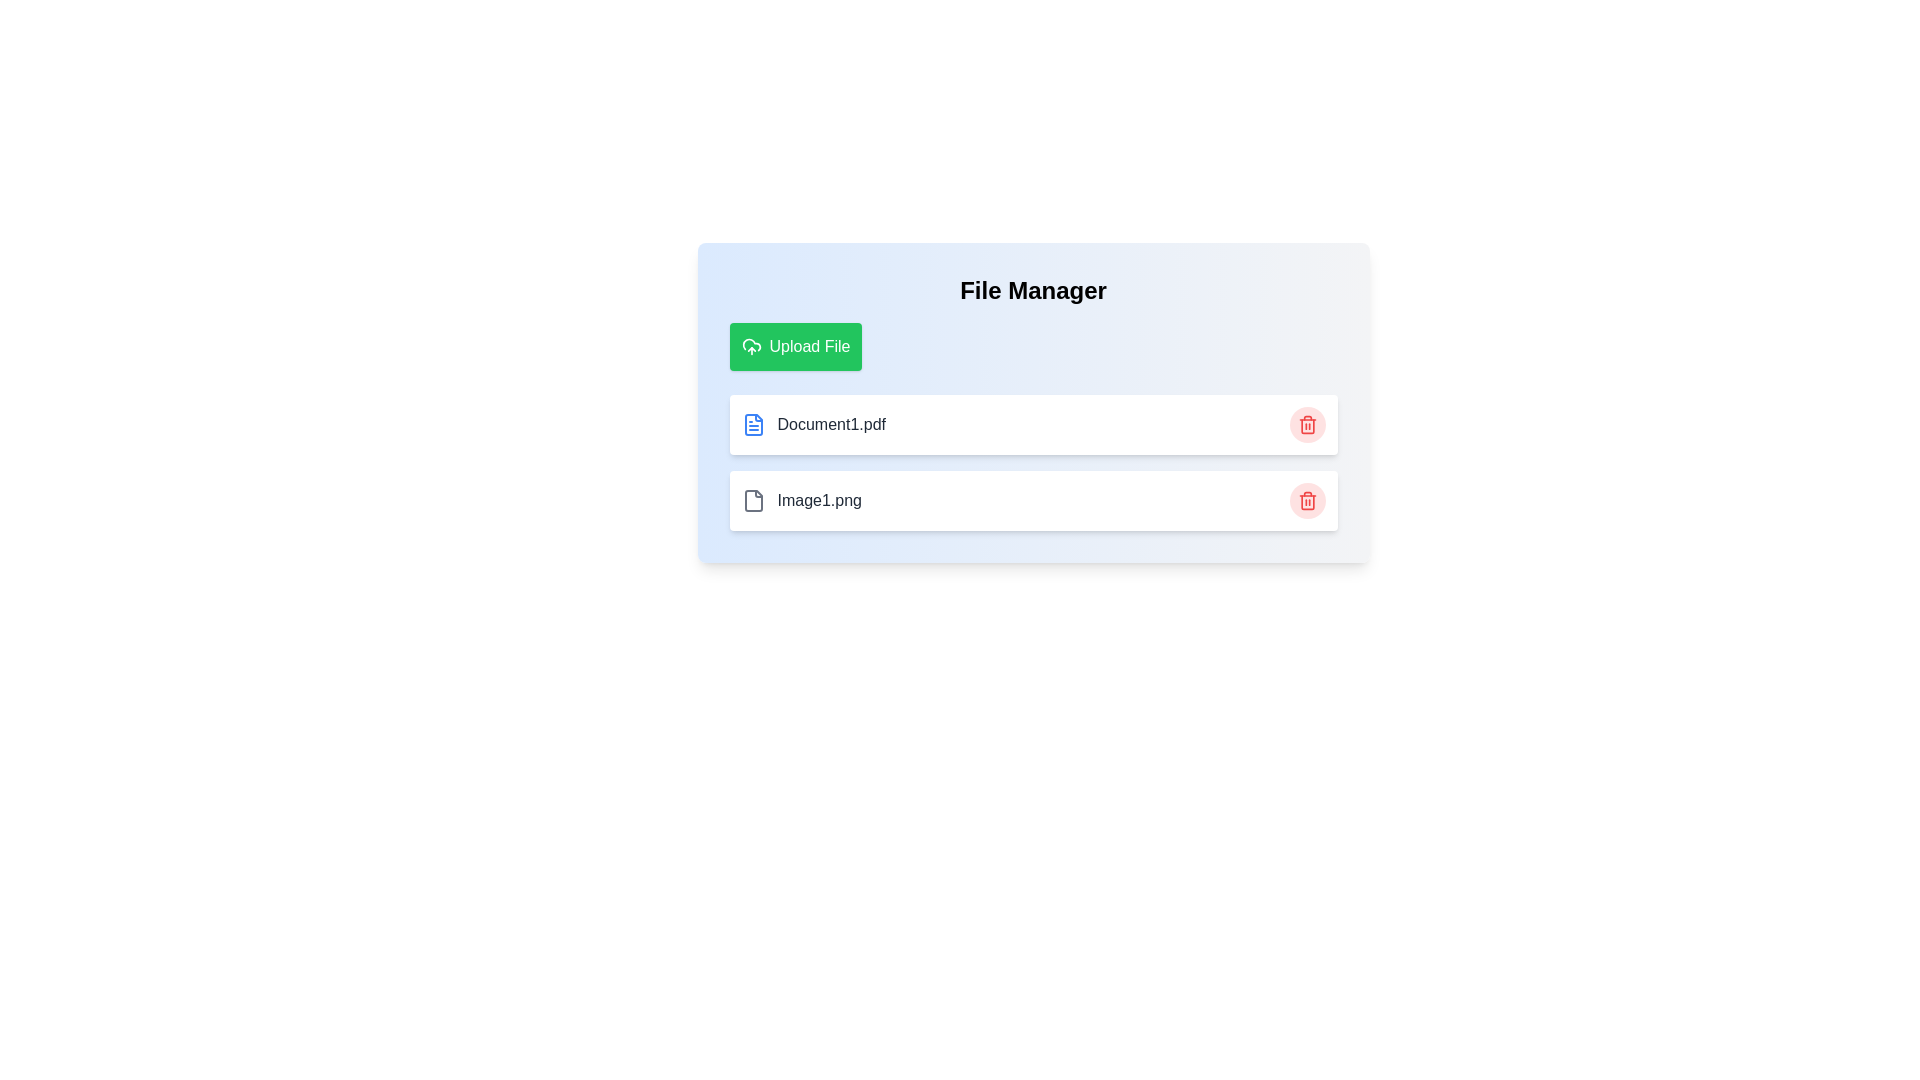 The height and width of the screenshot is (1080, 1920). What do you see at coordinates (752, 423) in the screenshot?
I see `the file type icon located on the left side of the first file row in the file manager interface` at bounding box center [752, 423].